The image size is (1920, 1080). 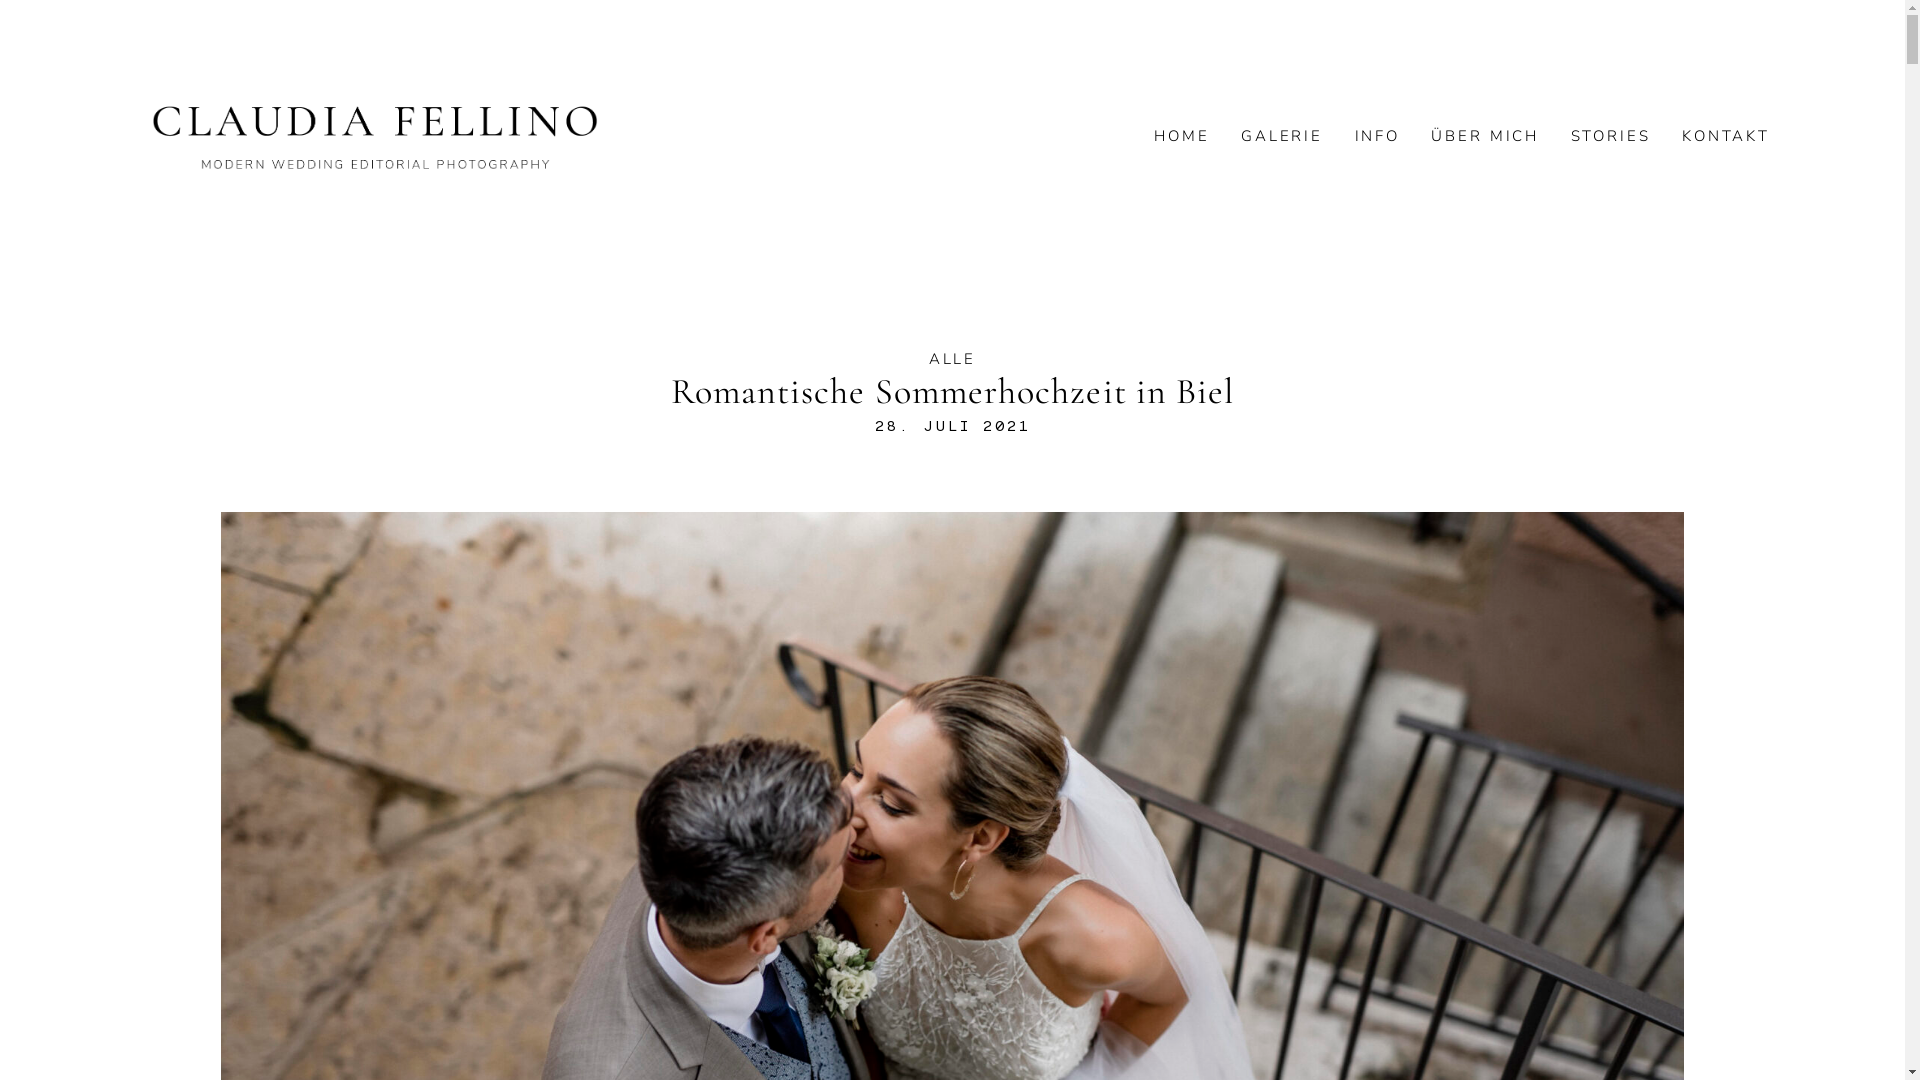 What do you see at coordinates (1376, 135) in the screenshot?
I see `'INFO'` at bounding box center [1376, 135].